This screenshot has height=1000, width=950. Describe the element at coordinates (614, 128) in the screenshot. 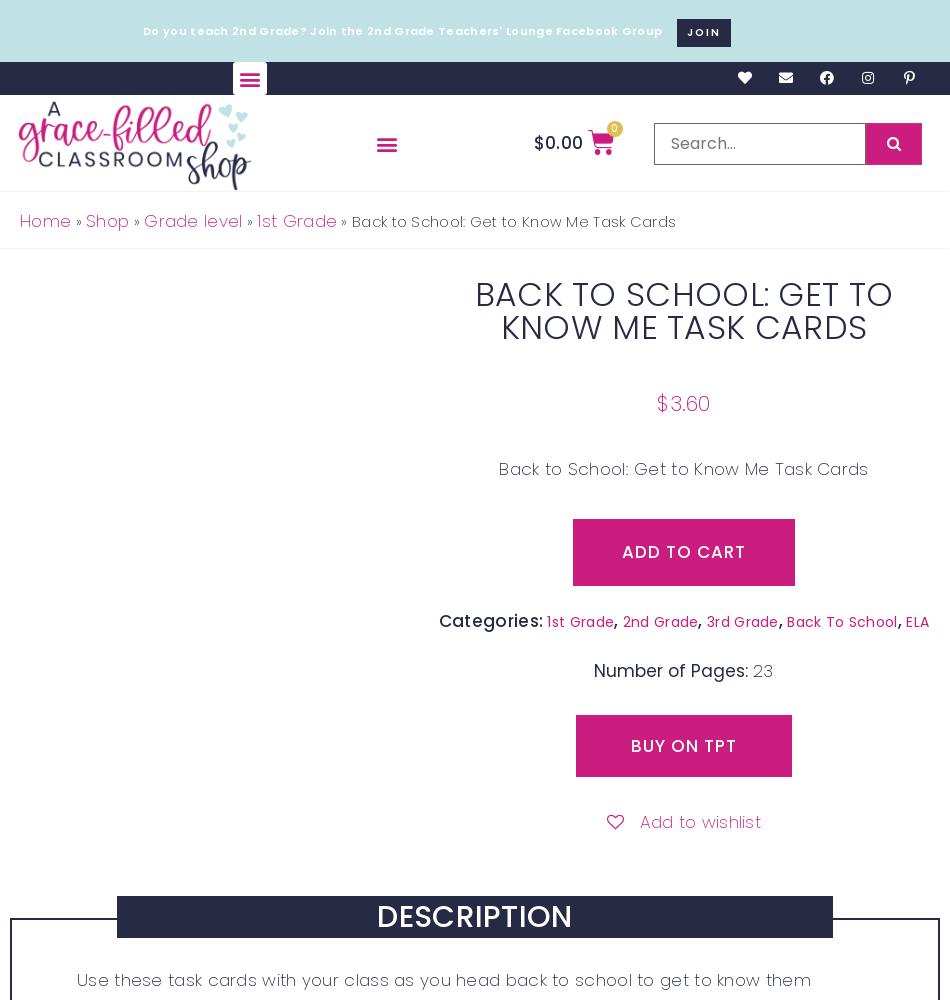

I see `'0'` at that location.